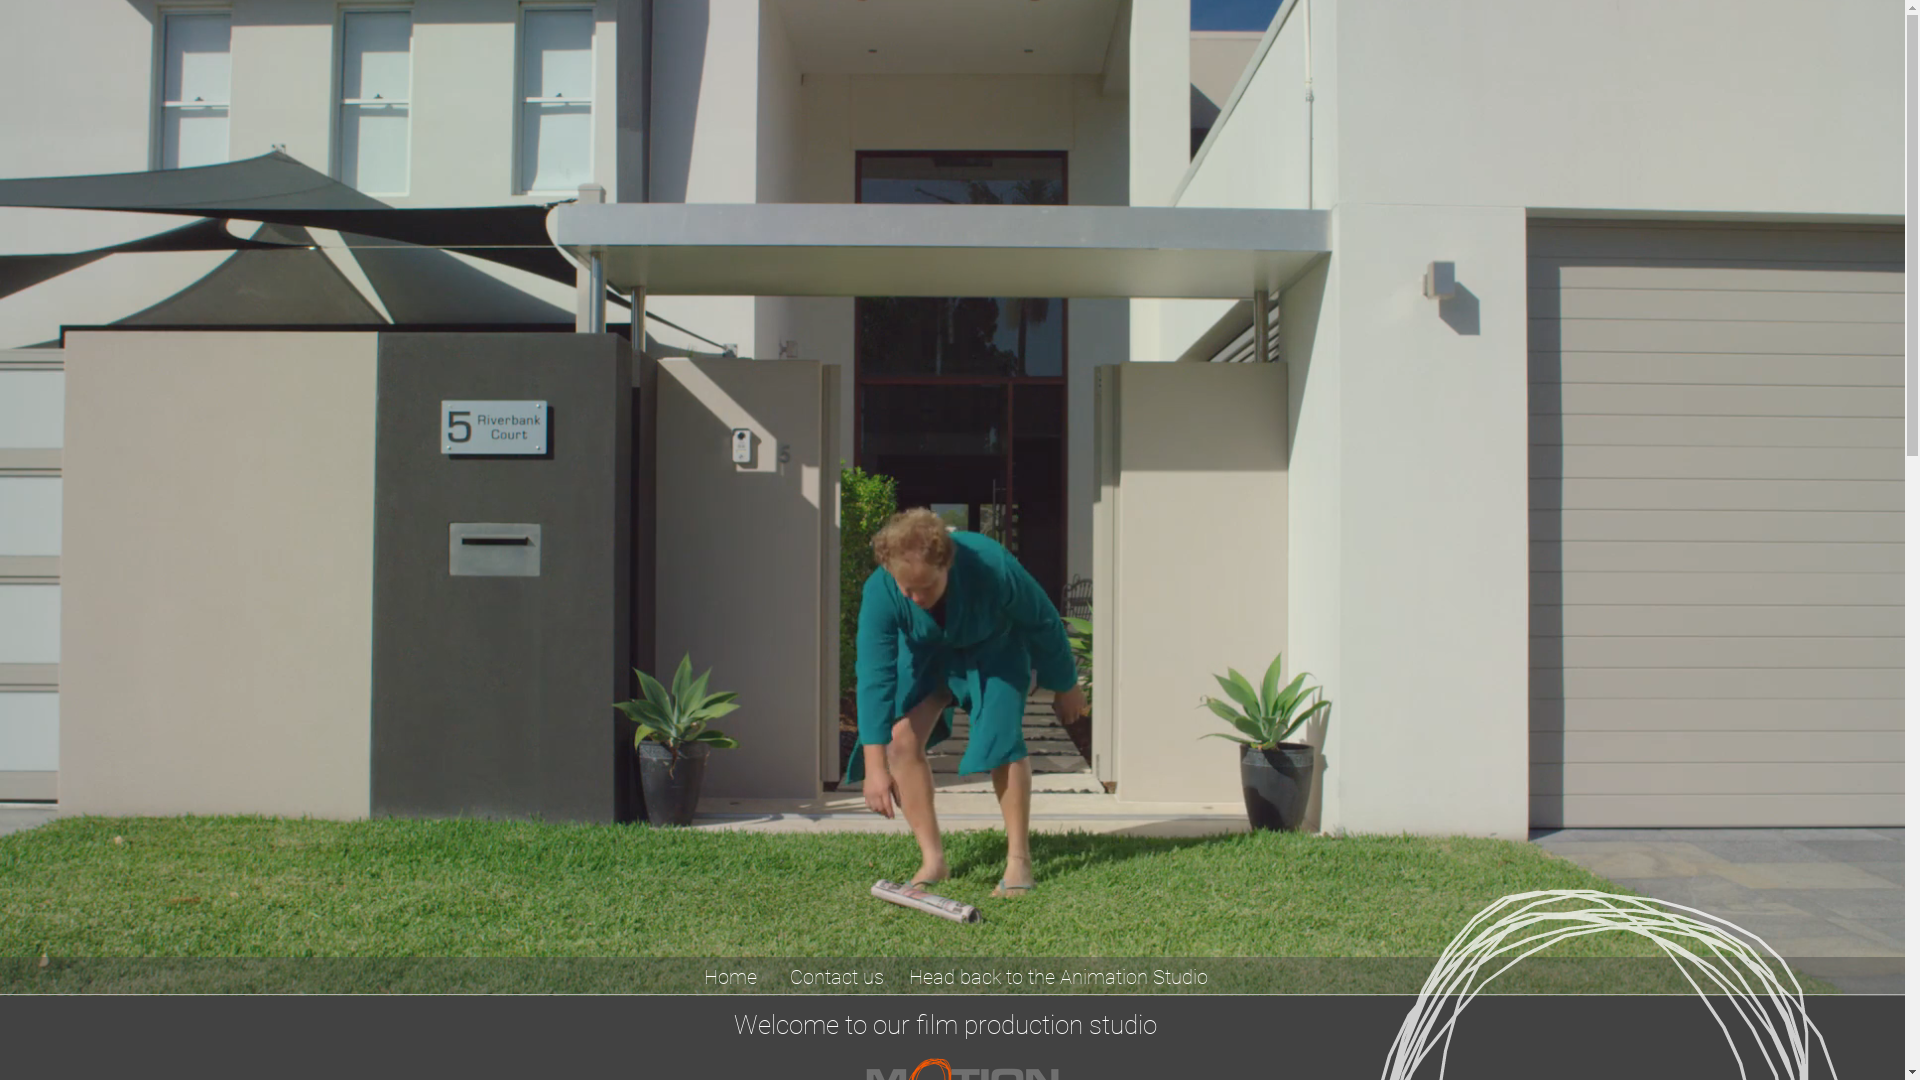  I want to click on 'Contact us', so click(836, 975).